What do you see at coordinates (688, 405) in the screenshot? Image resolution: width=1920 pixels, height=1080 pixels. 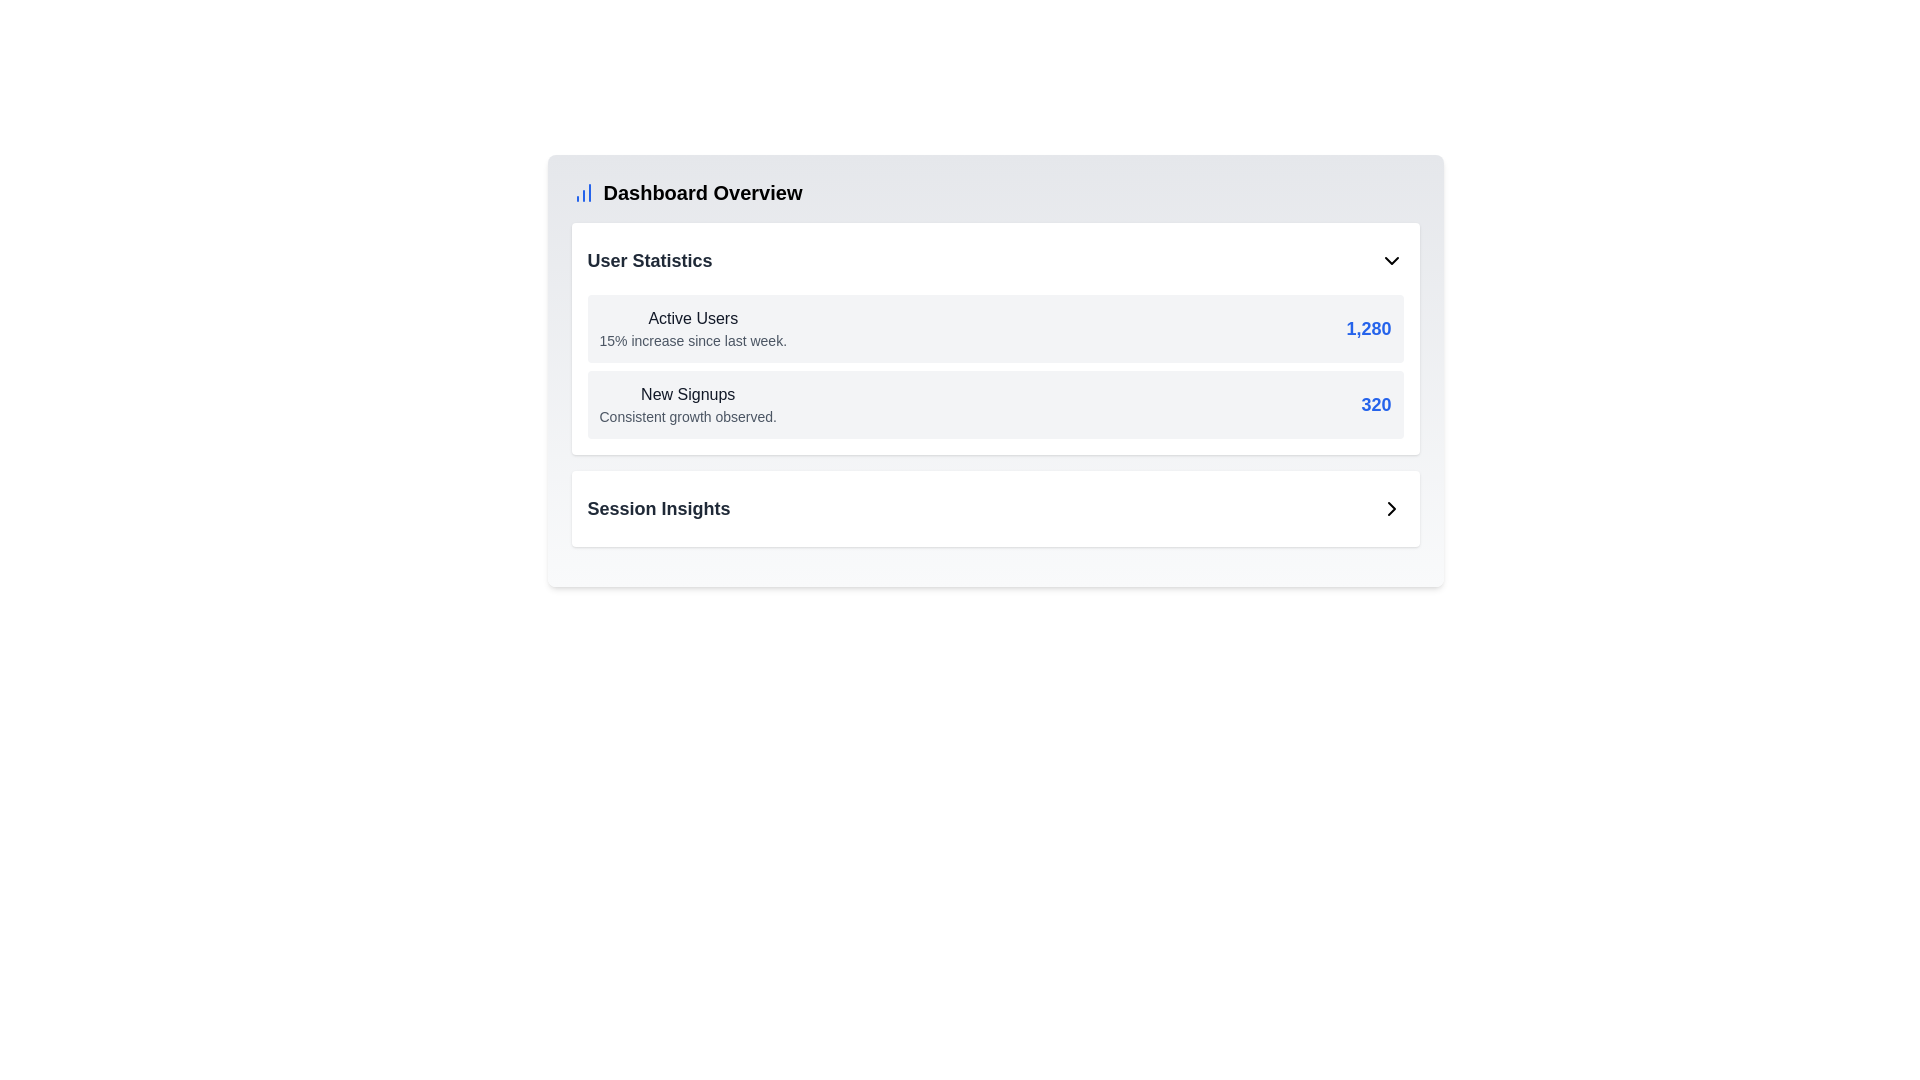 I see `the descriptive text component that provides contextual information about new user signups in the User Statistics section of the dashboard` at bounding box center [688, 405].